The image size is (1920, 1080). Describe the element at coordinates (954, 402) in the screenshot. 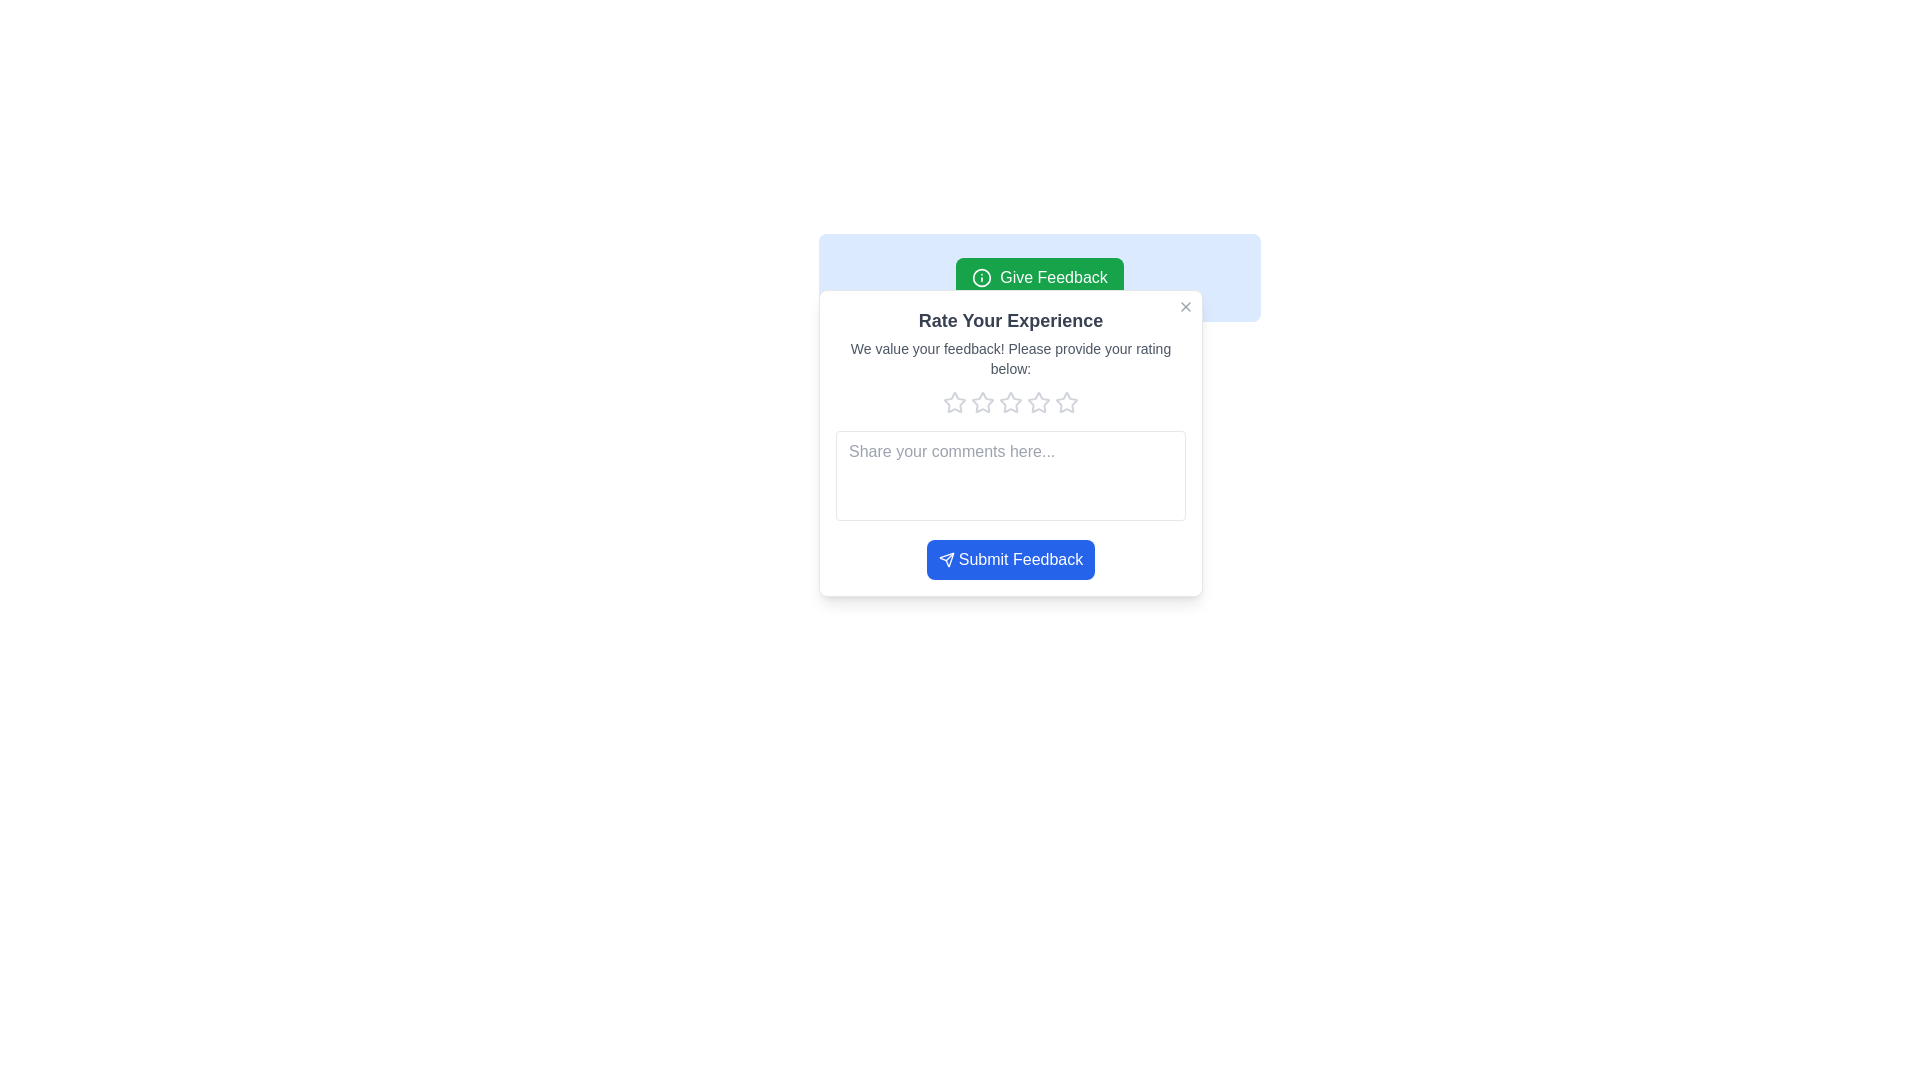

I see `the first star icon representing a 1-star rating in the feedback dialog` at that location.